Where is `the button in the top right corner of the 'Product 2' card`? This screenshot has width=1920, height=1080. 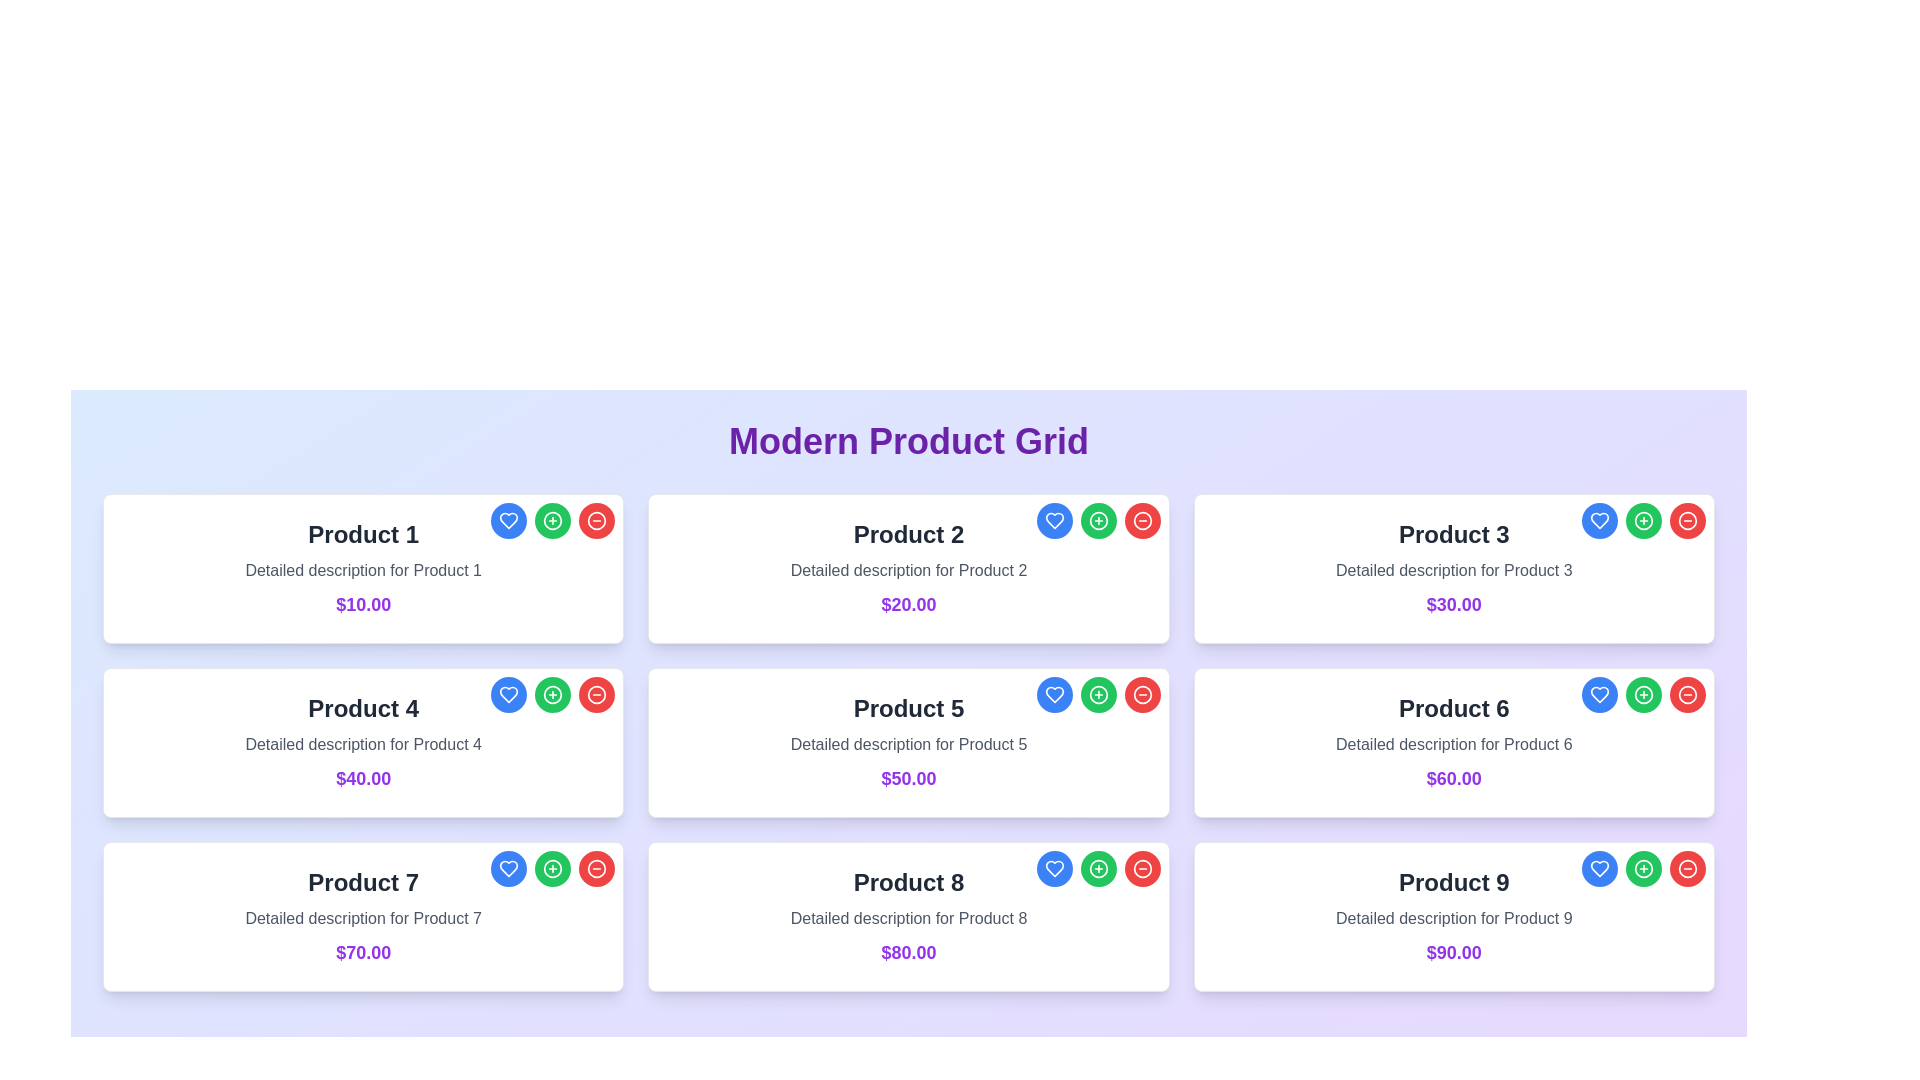 the button in the top right corner of the 'Product 2' card is located at coordinates (1097, 519).